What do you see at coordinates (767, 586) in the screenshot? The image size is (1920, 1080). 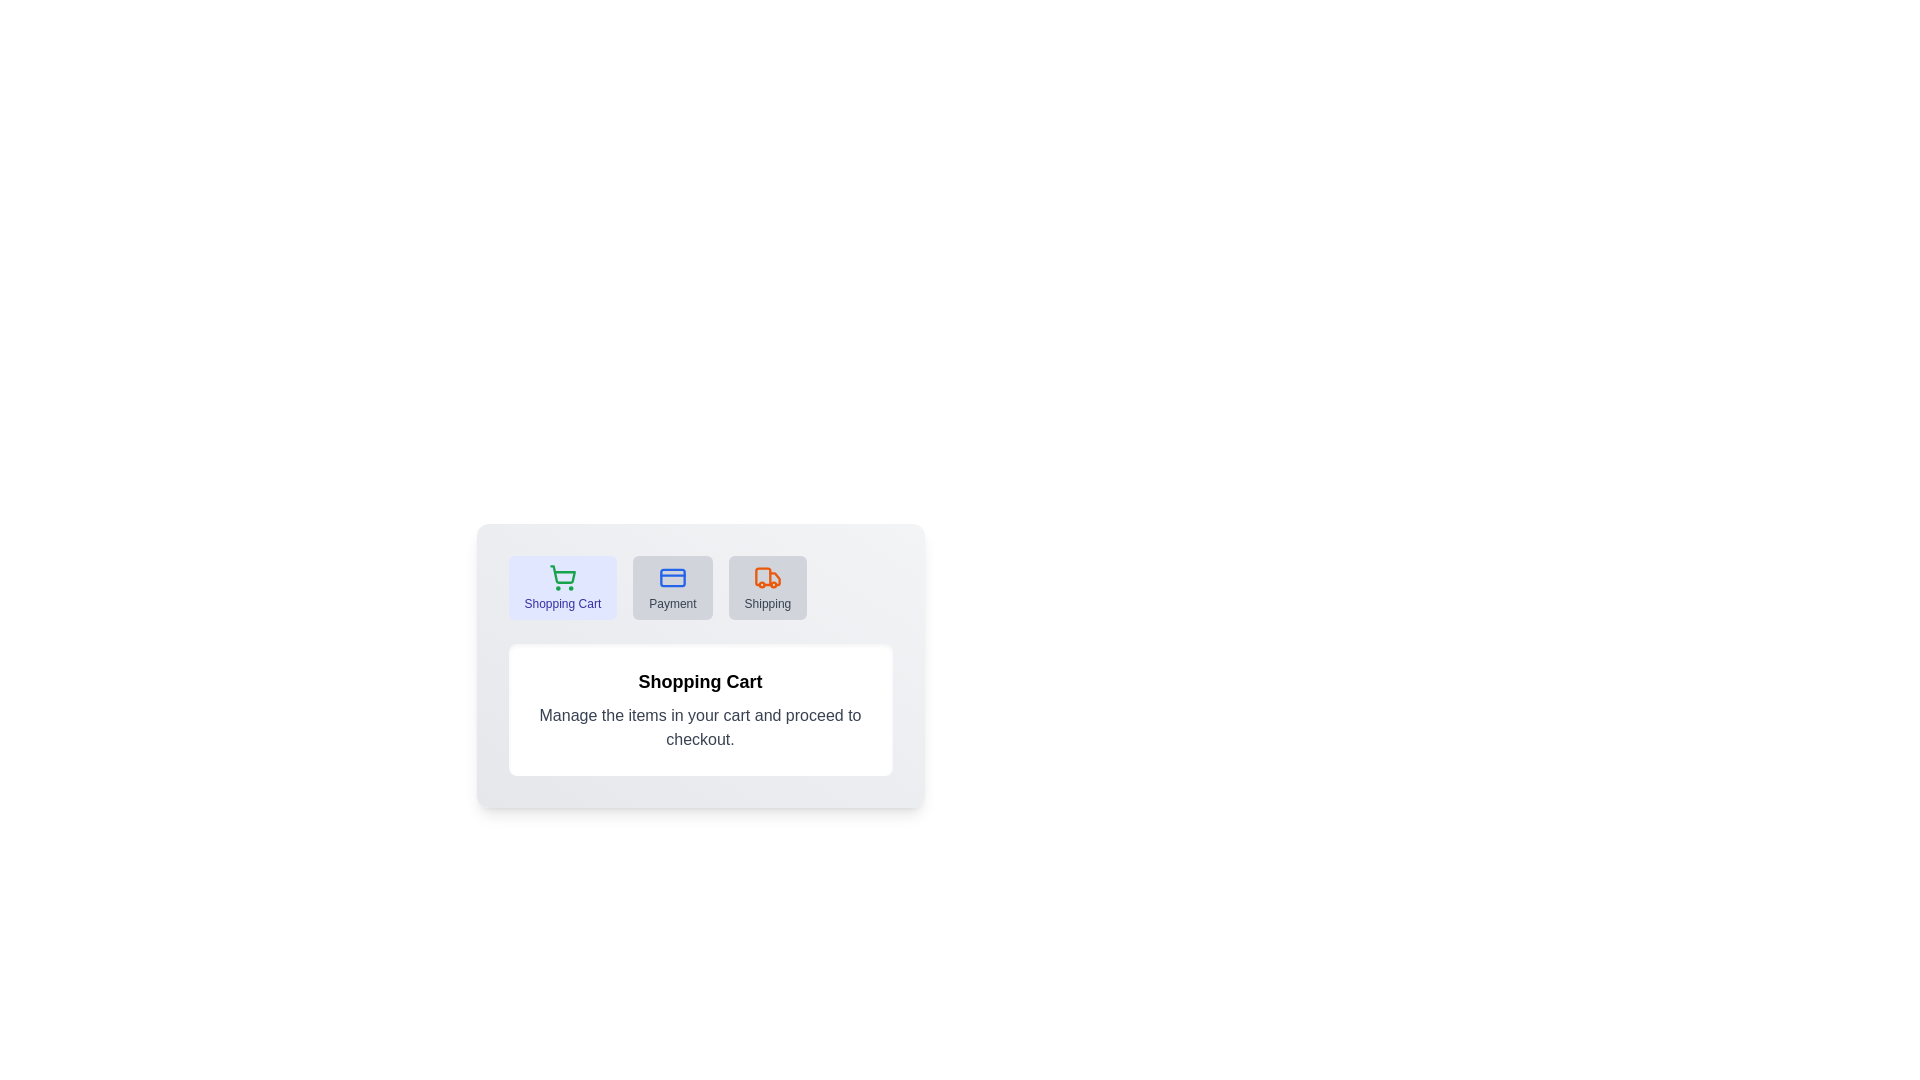 I see `the tab labeled Shipping to switch to it` at bounding box center [767, 586].